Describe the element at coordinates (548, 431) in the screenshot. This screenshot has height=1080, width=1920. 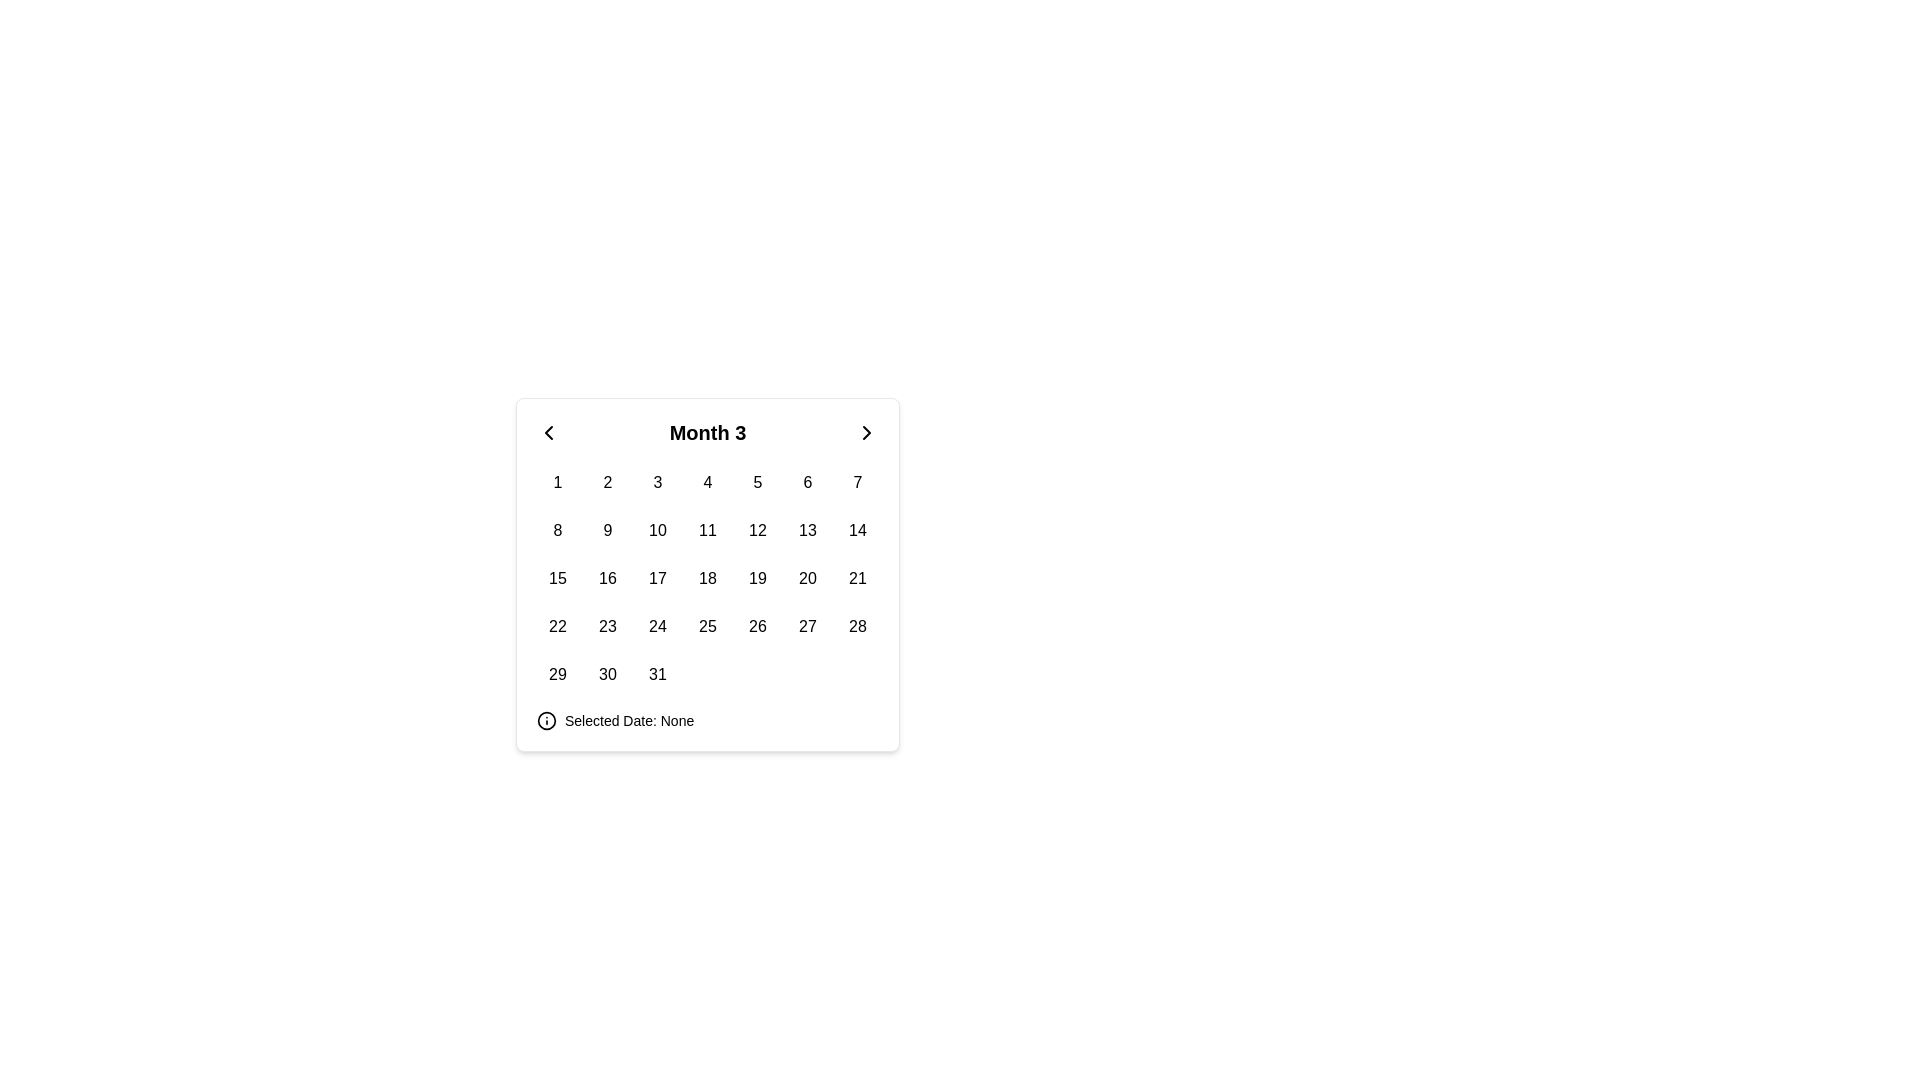
I see `the left-facing arrow button located at the top left of the calendar interface` at that location.